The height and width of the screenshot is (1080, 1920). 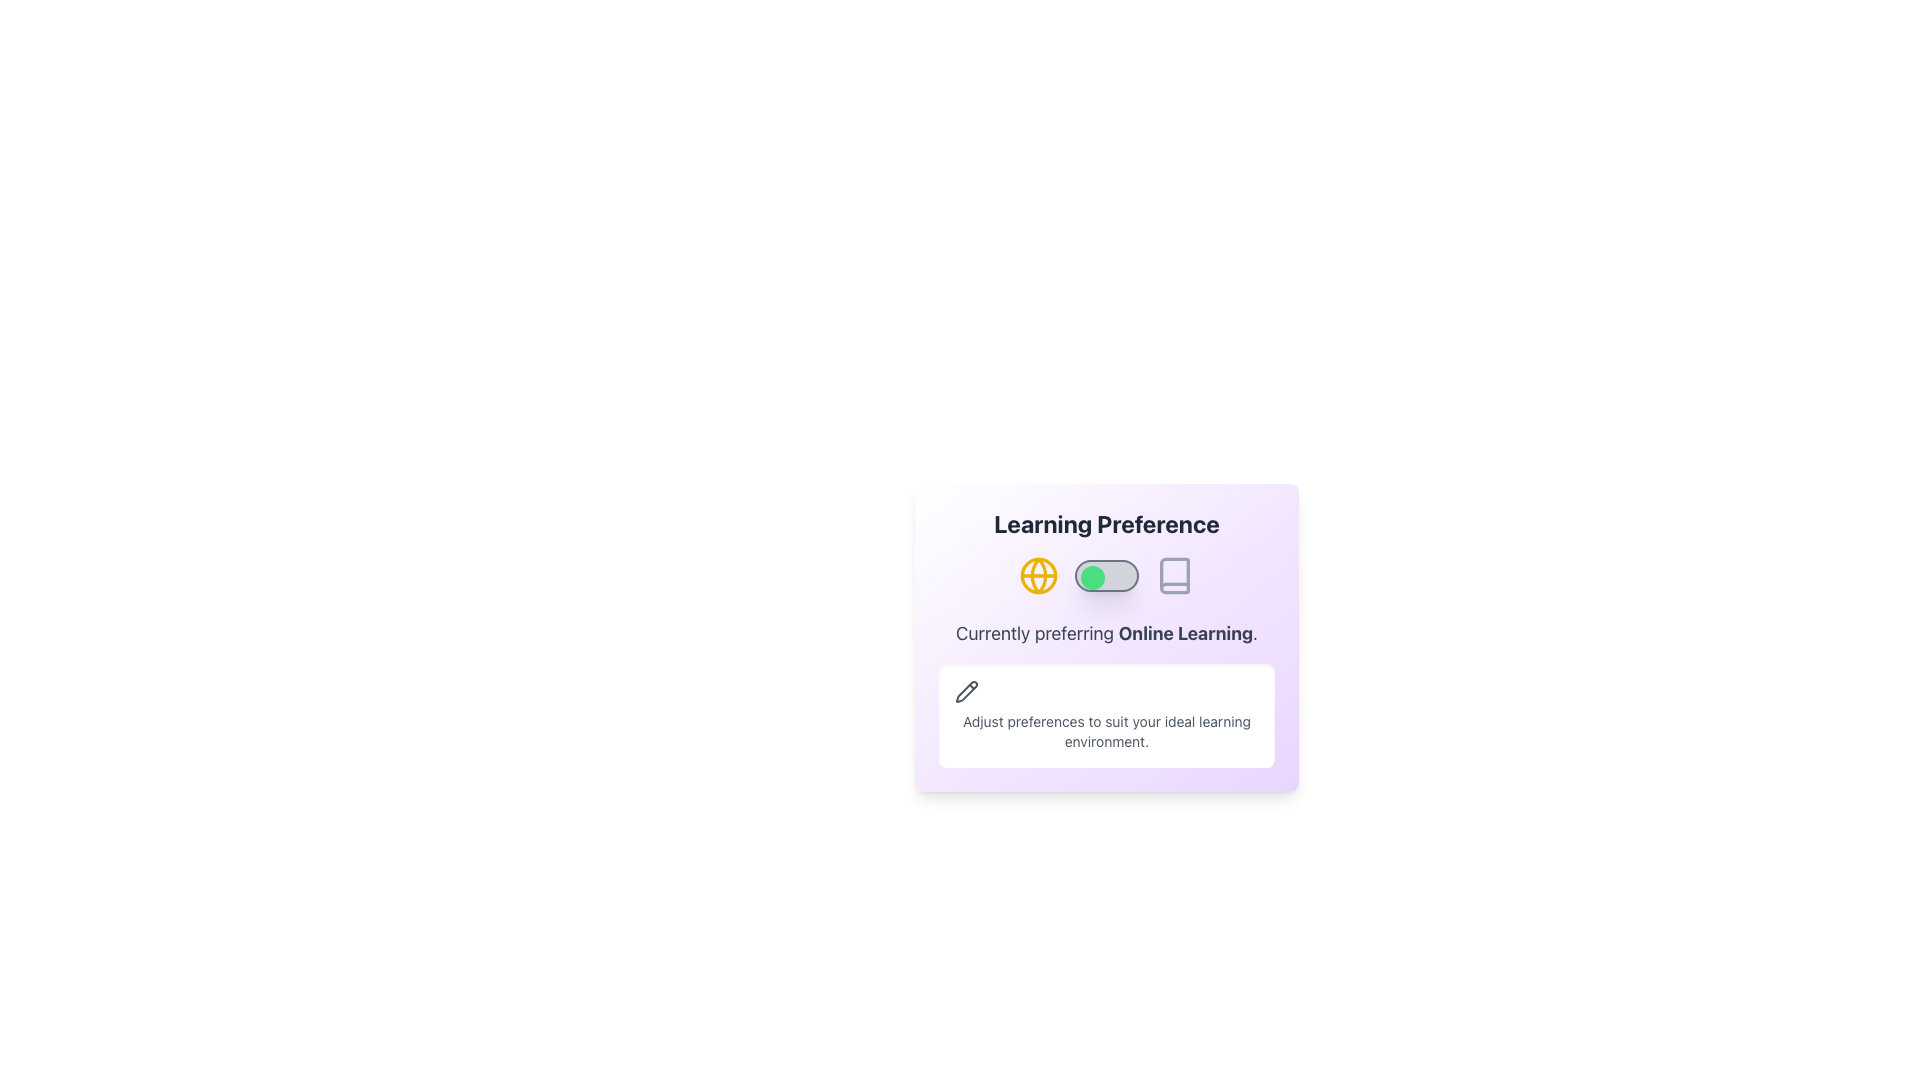 I want to click on the stylized open book icon located in the 'Learning Preference' section, which is the third icon in the row of three graphical icons, so click(x=1175, y=575).